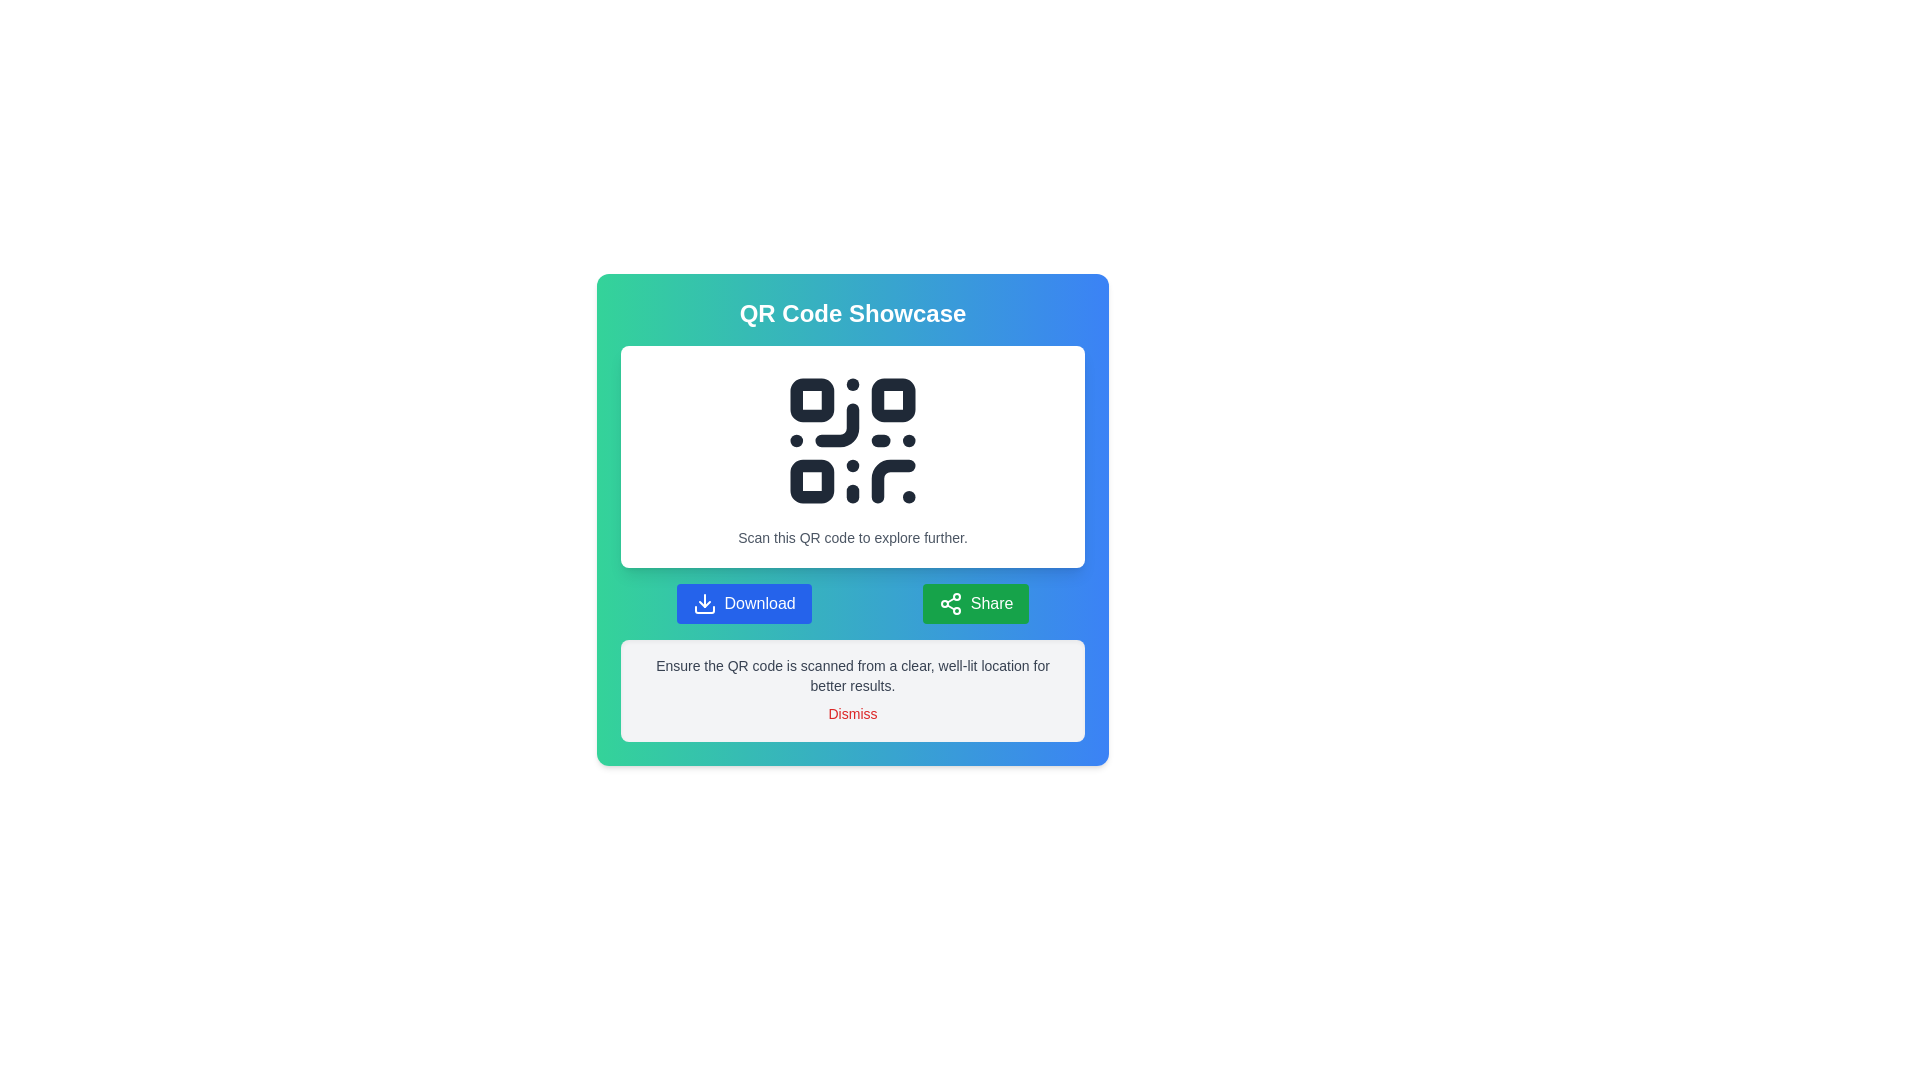 This screenshot has height=1080, width=1920. What do you see at coordinates (976, 603) in the screenshot?
I see `the green 'Share' button with rounded corners that has white text and a share icon` at bounding box center [976, 603].